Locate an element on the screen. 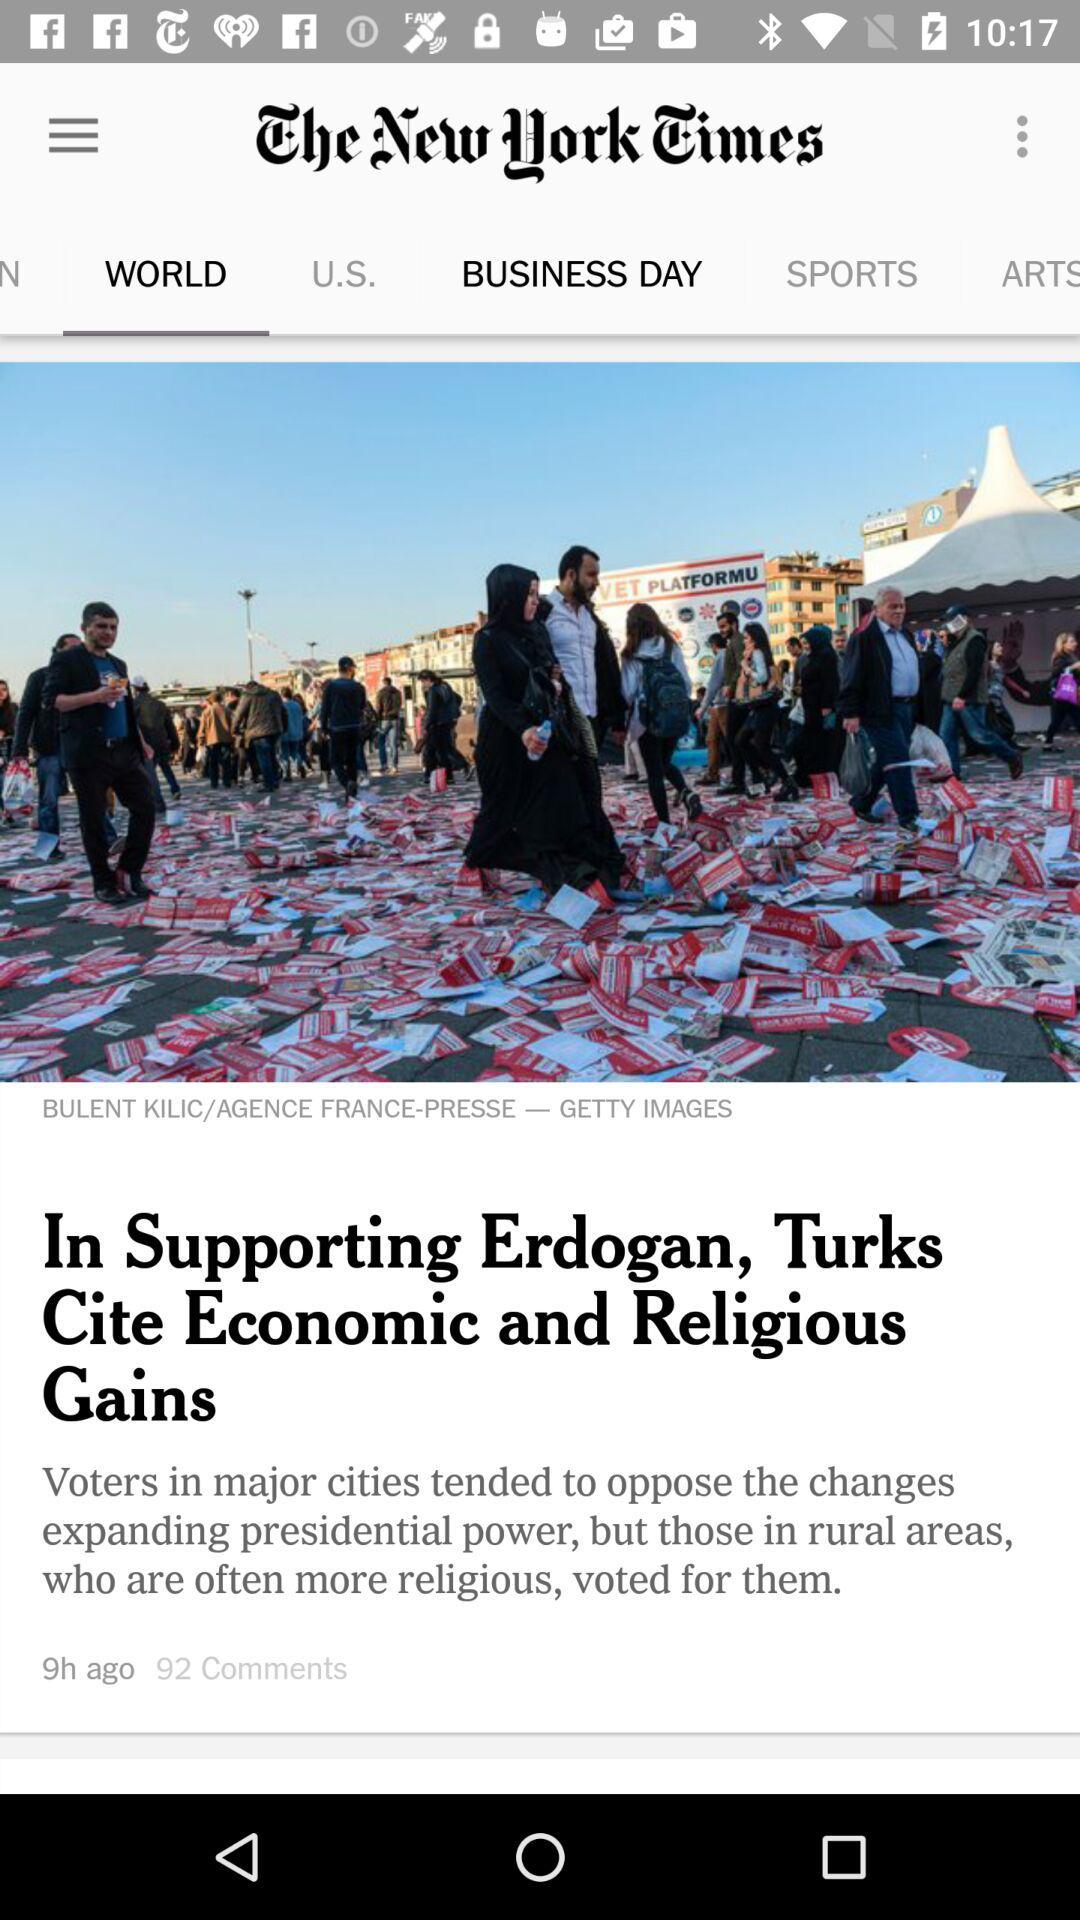  the sports is located at coordinates (800, 272).